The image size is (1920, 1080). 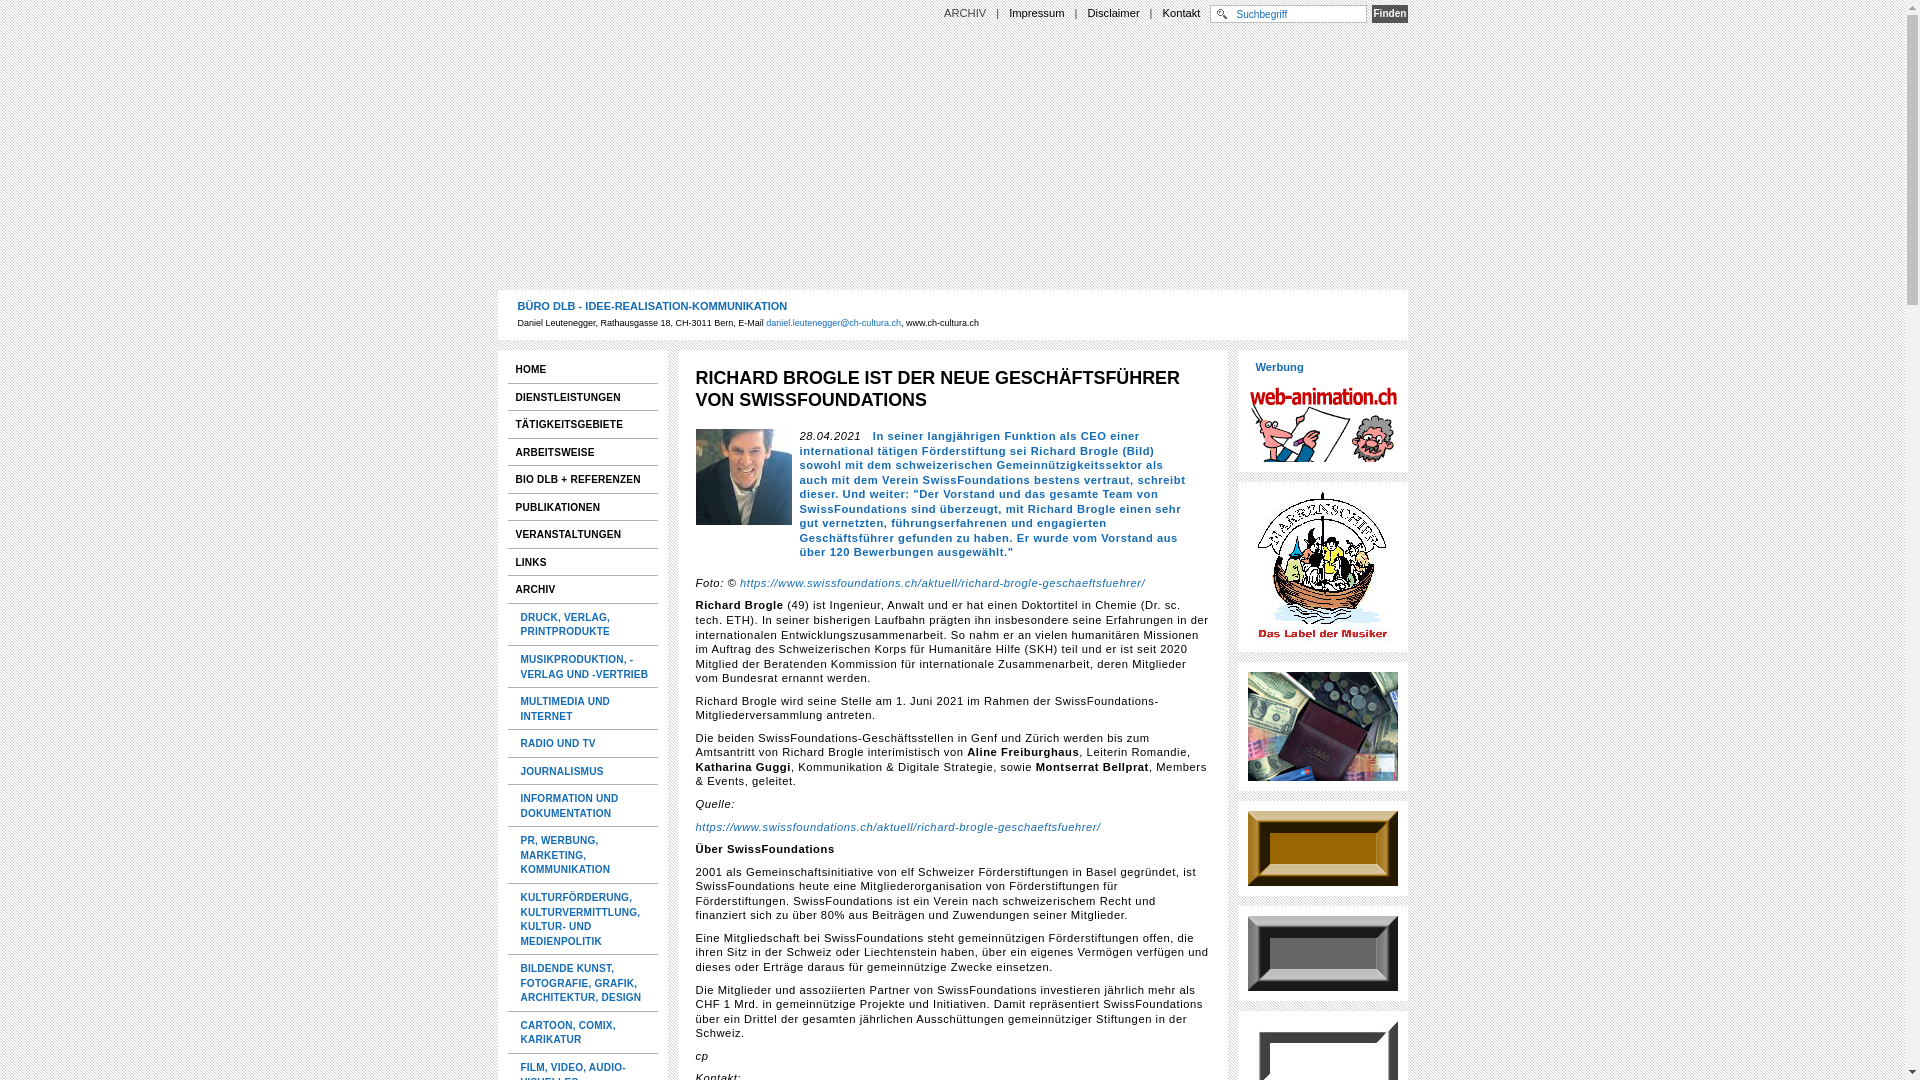 I want to click on 'Kontakt', so click(x=1181, y=12).